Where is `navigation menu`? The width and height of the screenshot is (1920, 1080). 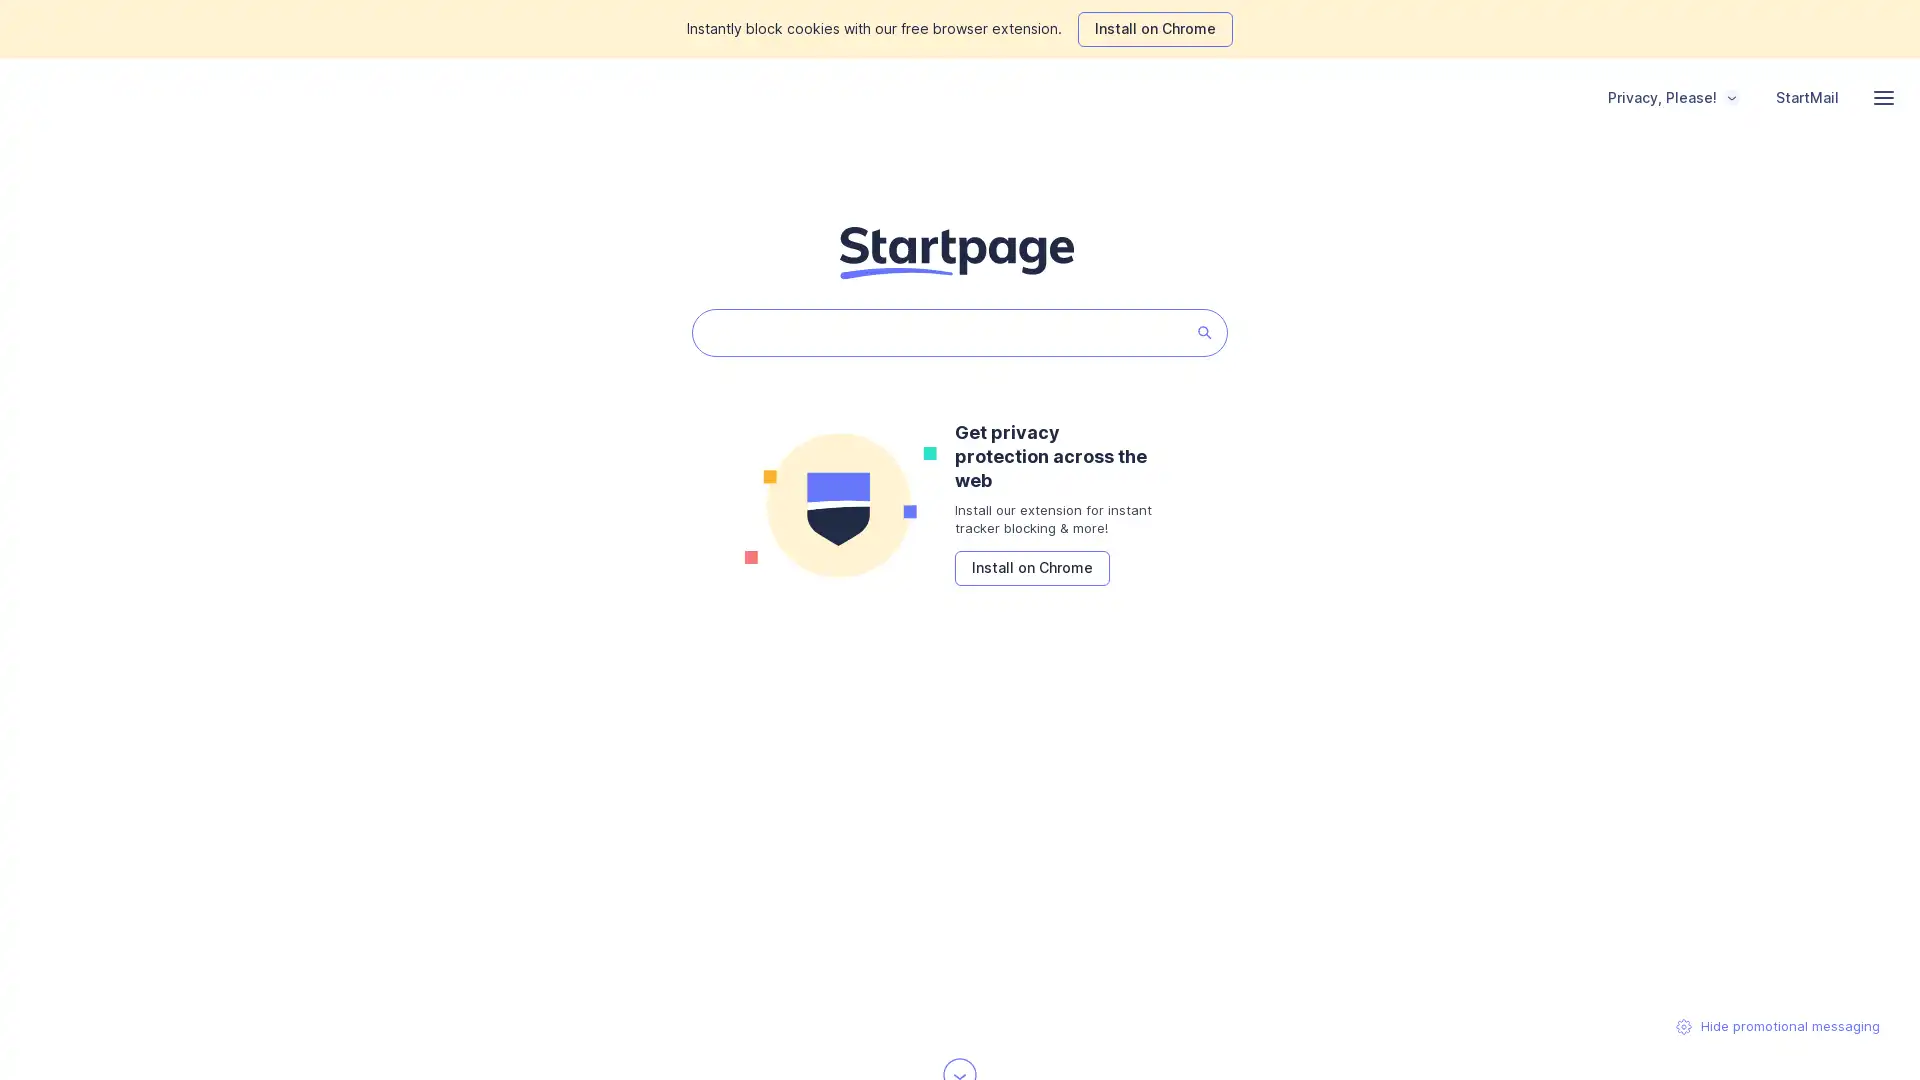
navigation menu is located at coordinates (1882, 97).